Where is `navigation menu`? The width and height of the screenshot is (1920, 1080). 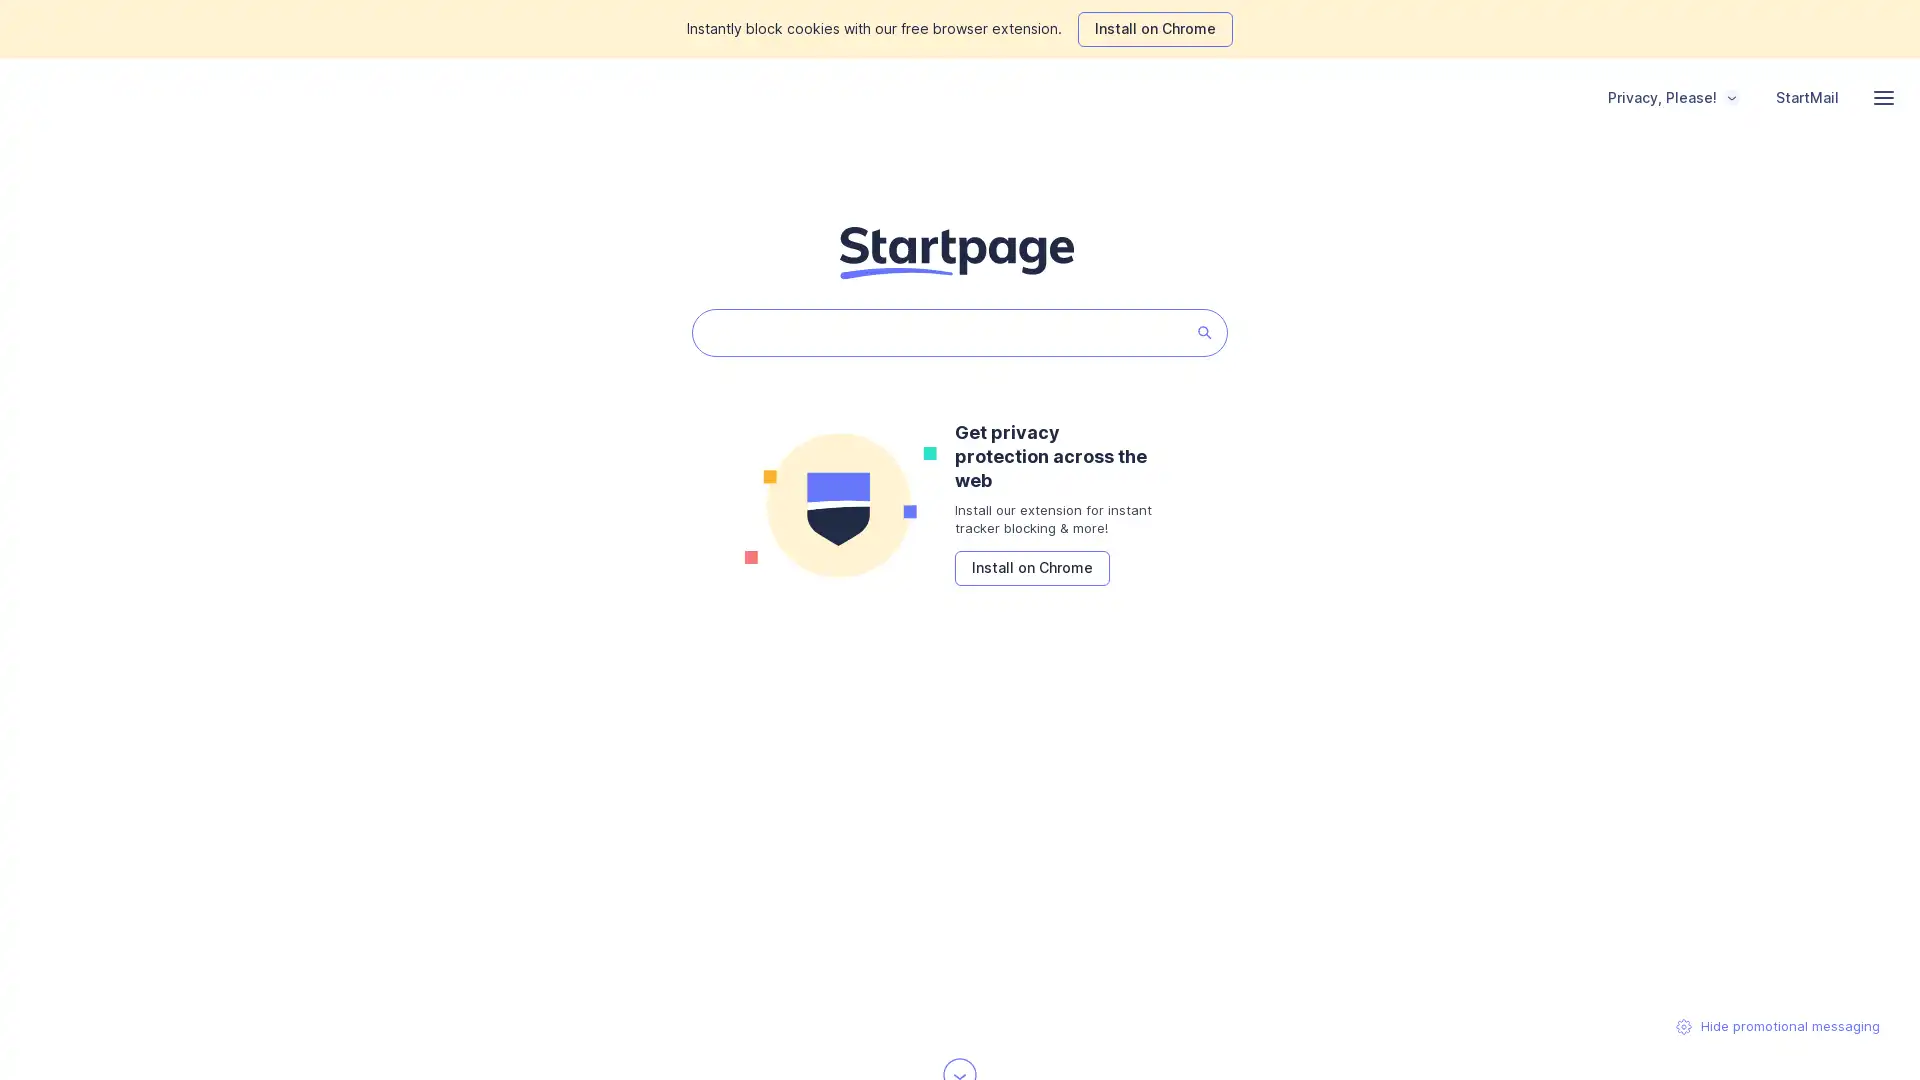
navigation menu is located at coordinates (1882, 97).